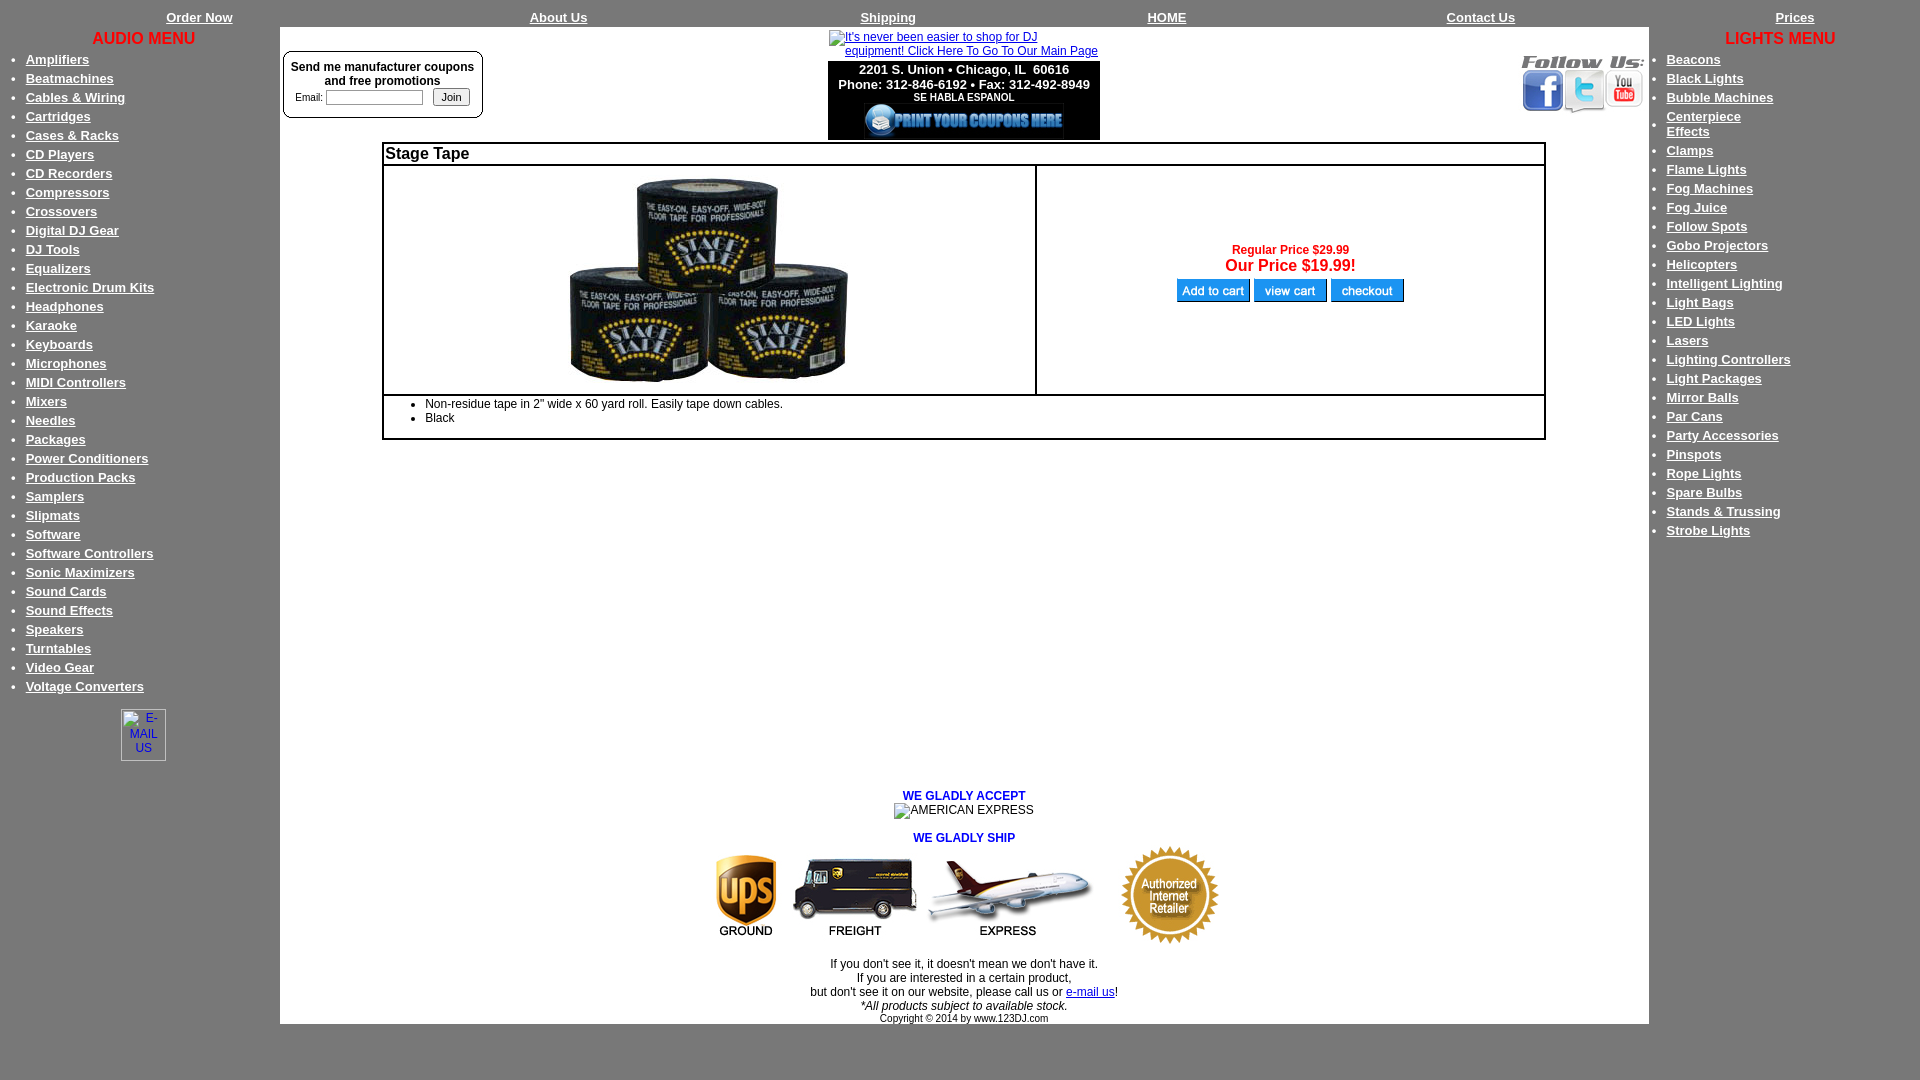 This screenshot has width=1920, height=1080. I want to click on 'Light Packages', so click(1665, 378).